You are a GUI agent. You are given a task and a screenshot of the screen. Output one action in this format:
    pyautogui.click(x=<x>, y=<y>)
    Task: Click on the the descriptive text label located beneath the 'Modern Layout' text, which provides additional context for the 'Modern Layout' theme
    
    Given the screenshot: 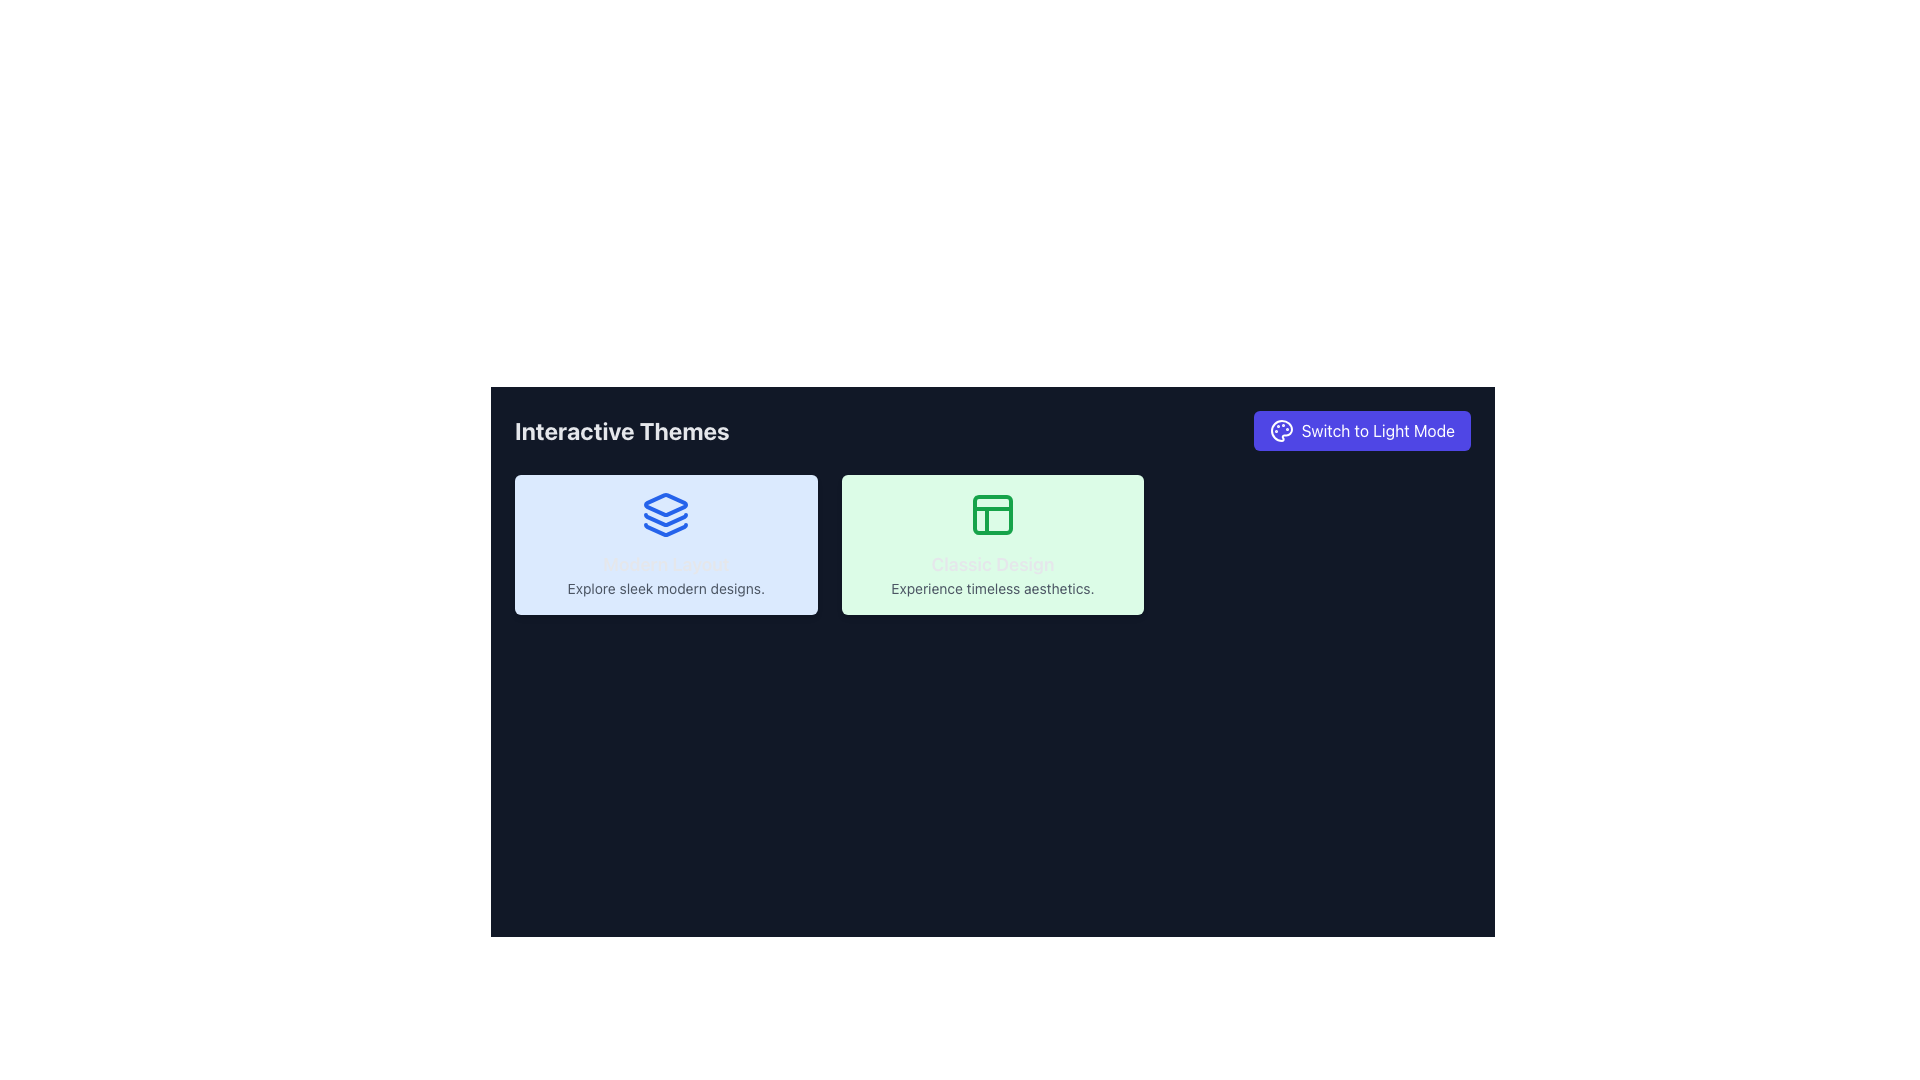 What is the action you would take?
    pyautogui.click(x=666, y=588)
    